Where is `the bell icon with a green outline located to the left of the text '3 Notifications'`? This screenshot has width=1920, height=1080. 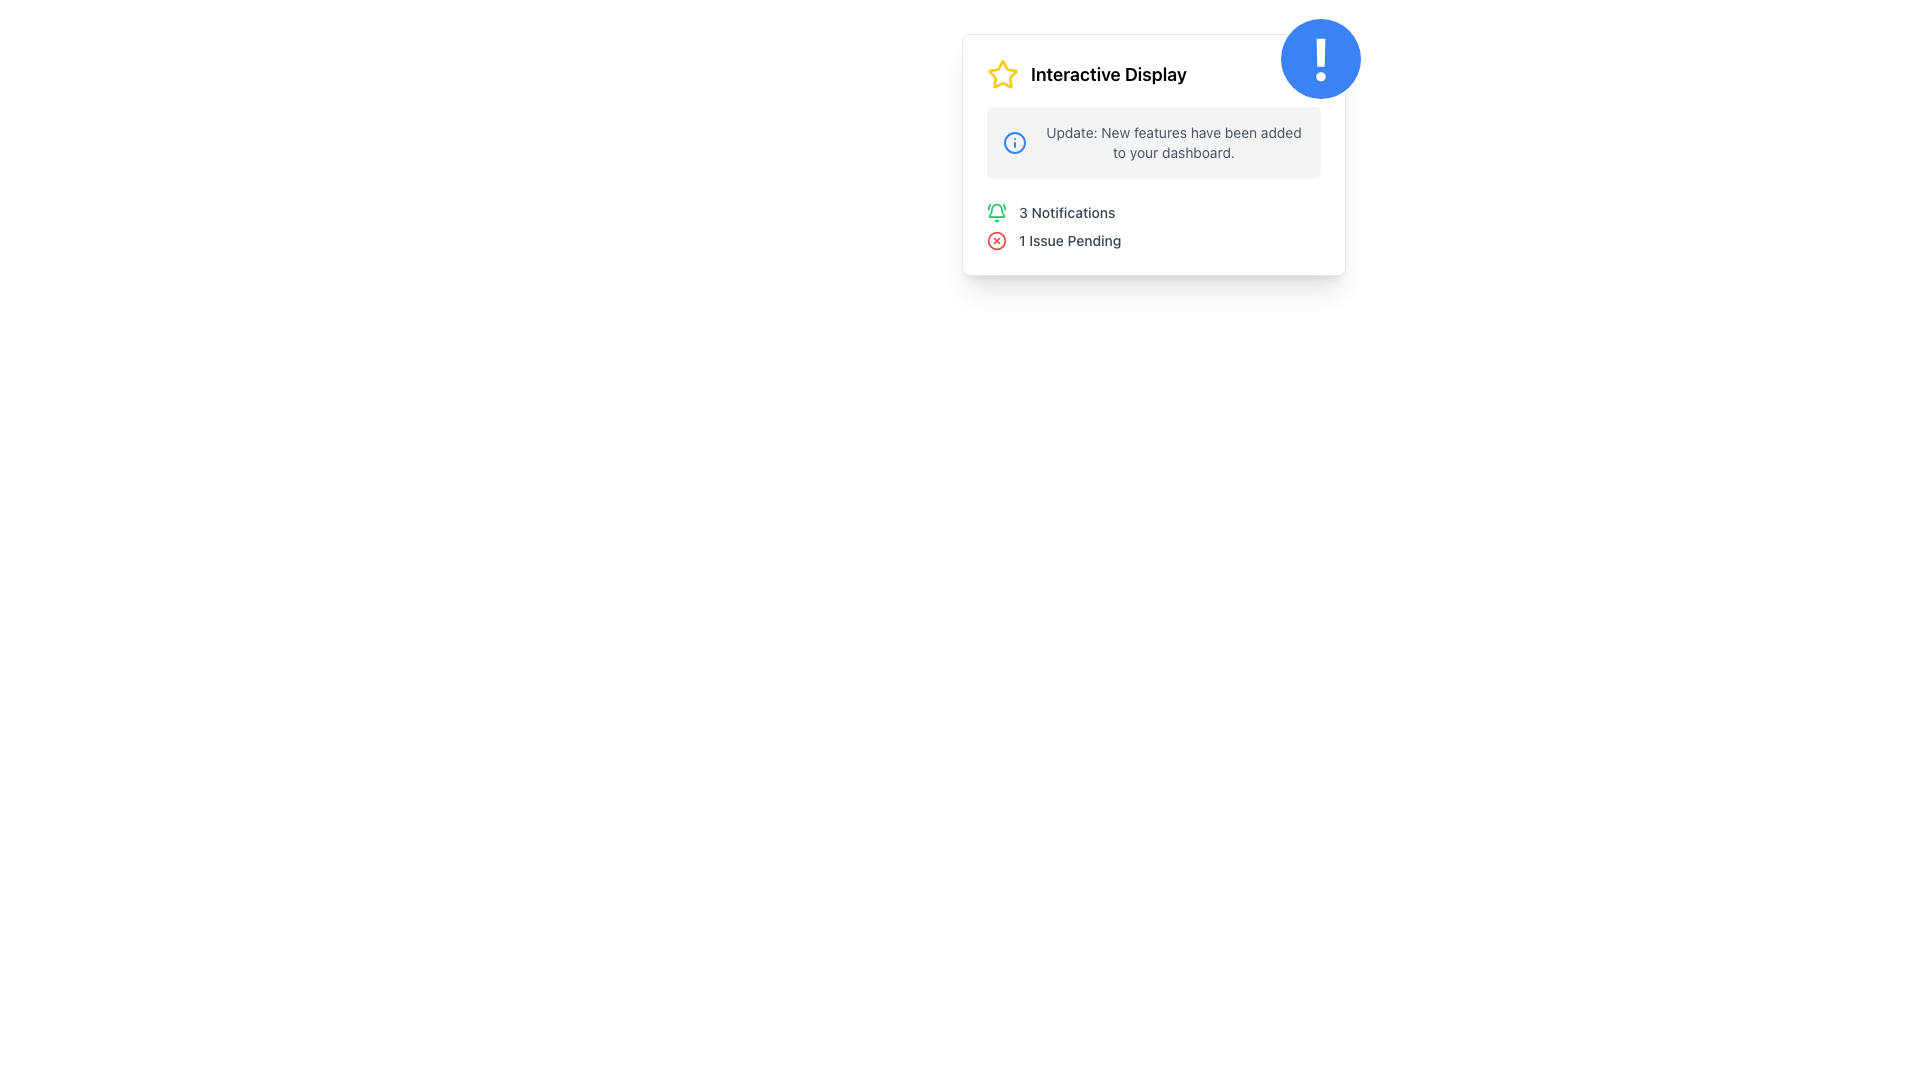 the bell icon with a green outline located to the left of the text '3 Notifications' is located at coordinates (997, 212).